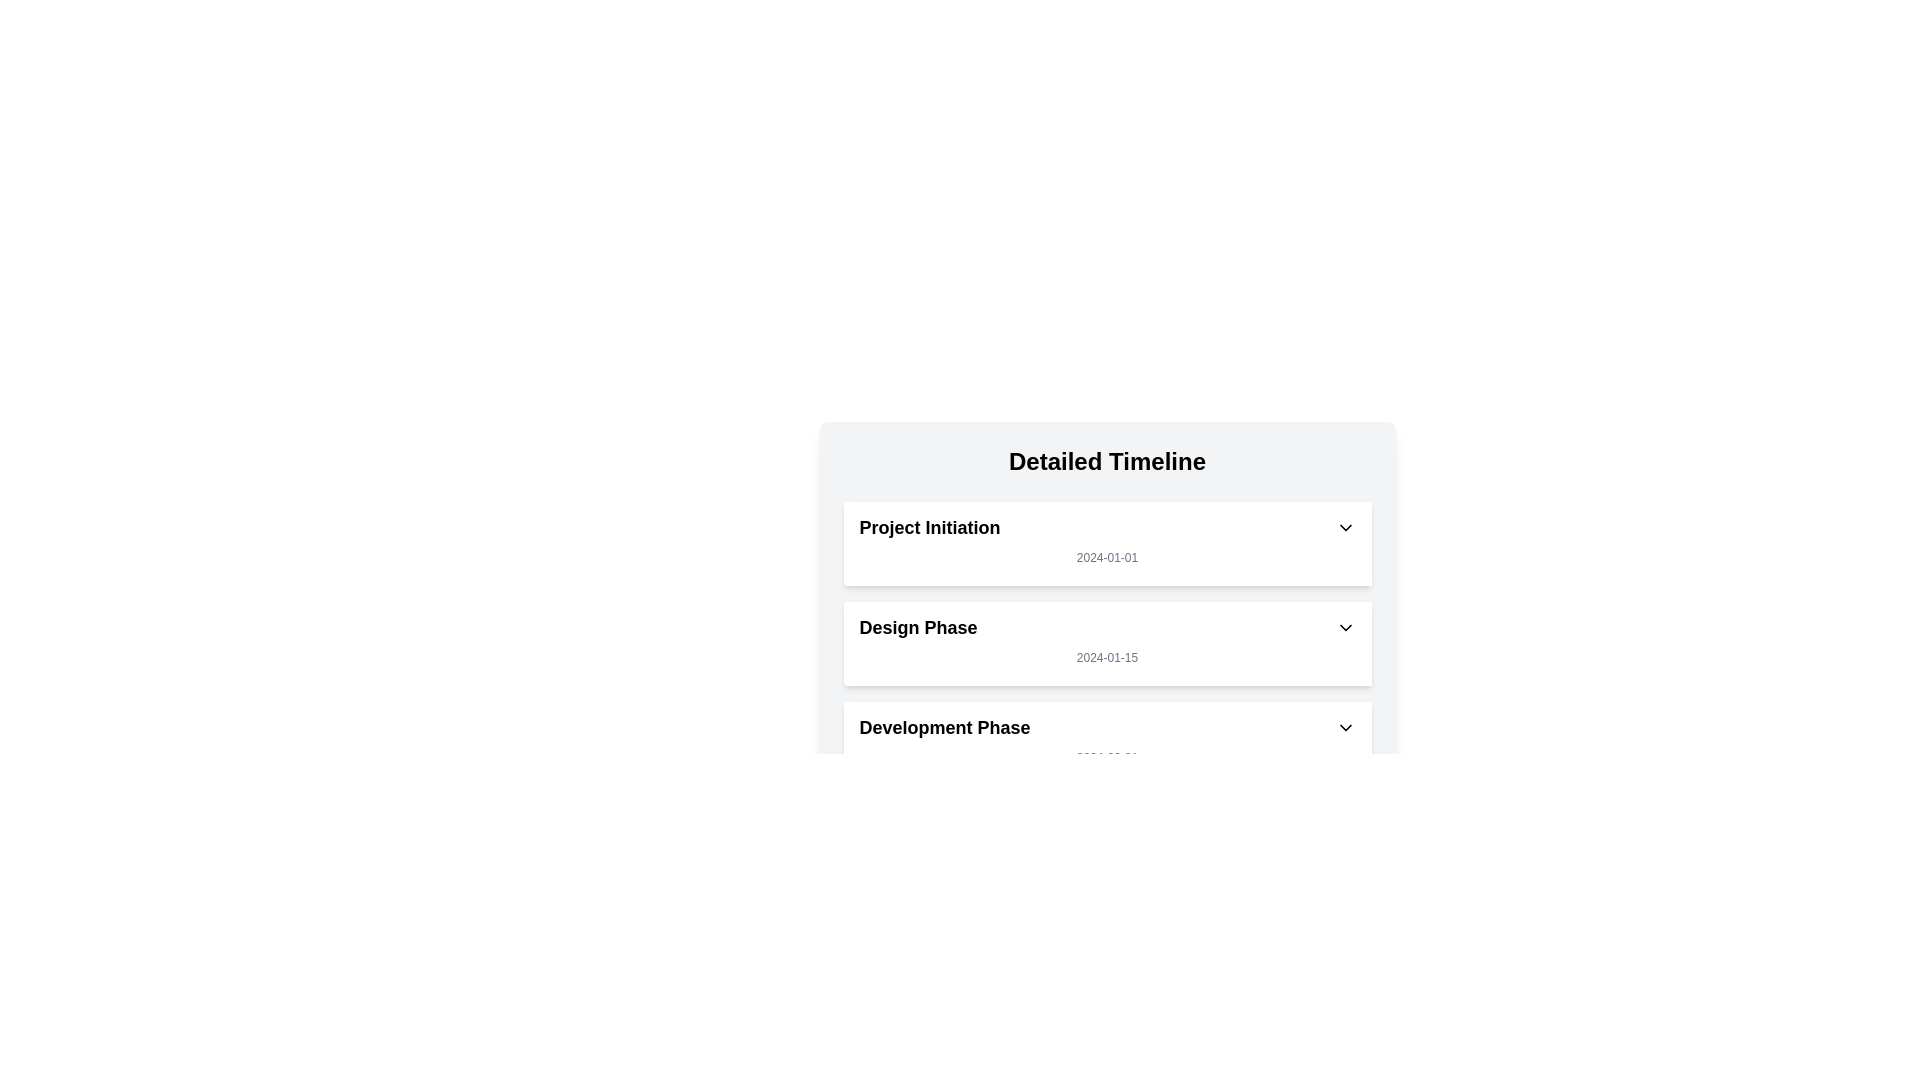 The image size is (1920, 1080). I want to click on the Text Label indicating the milestone or deadline associated with the 'Design Phase' in the project timeline, located beneath the title 'Design Phase' and to the left of the dropdown control, so click(1106, 658).